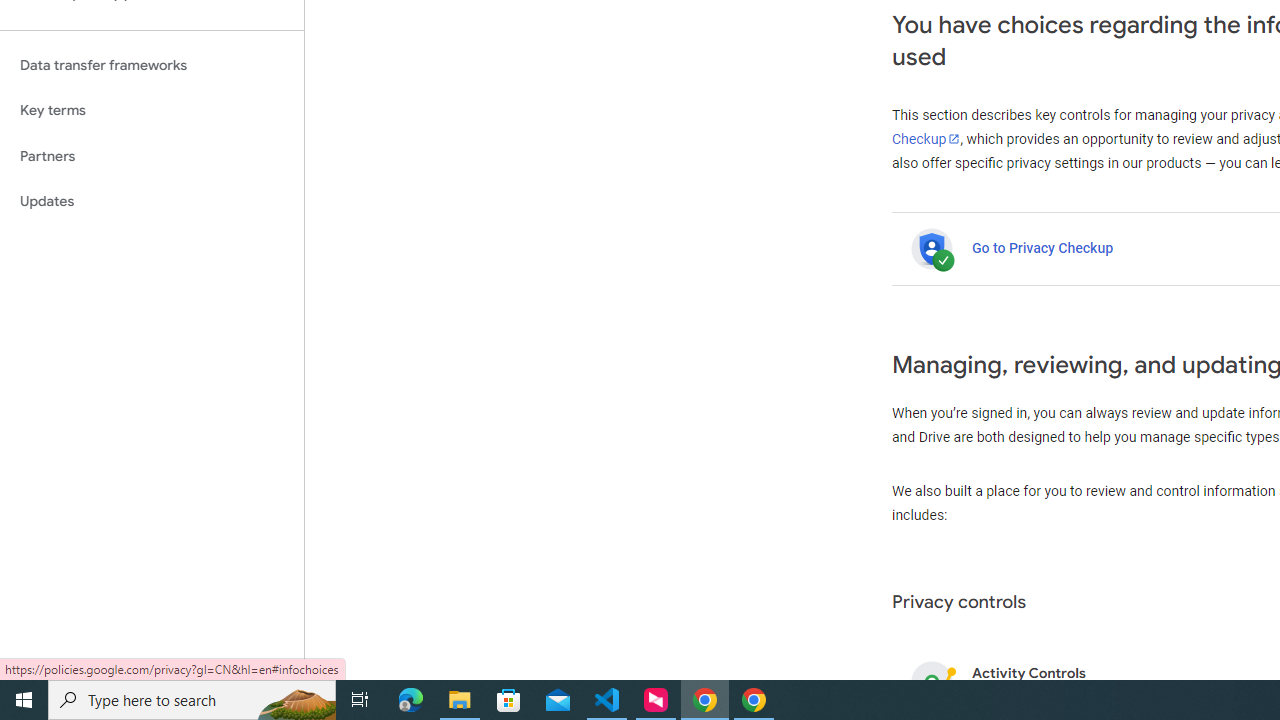  I want to click on 'Updates', so click(151, 201).